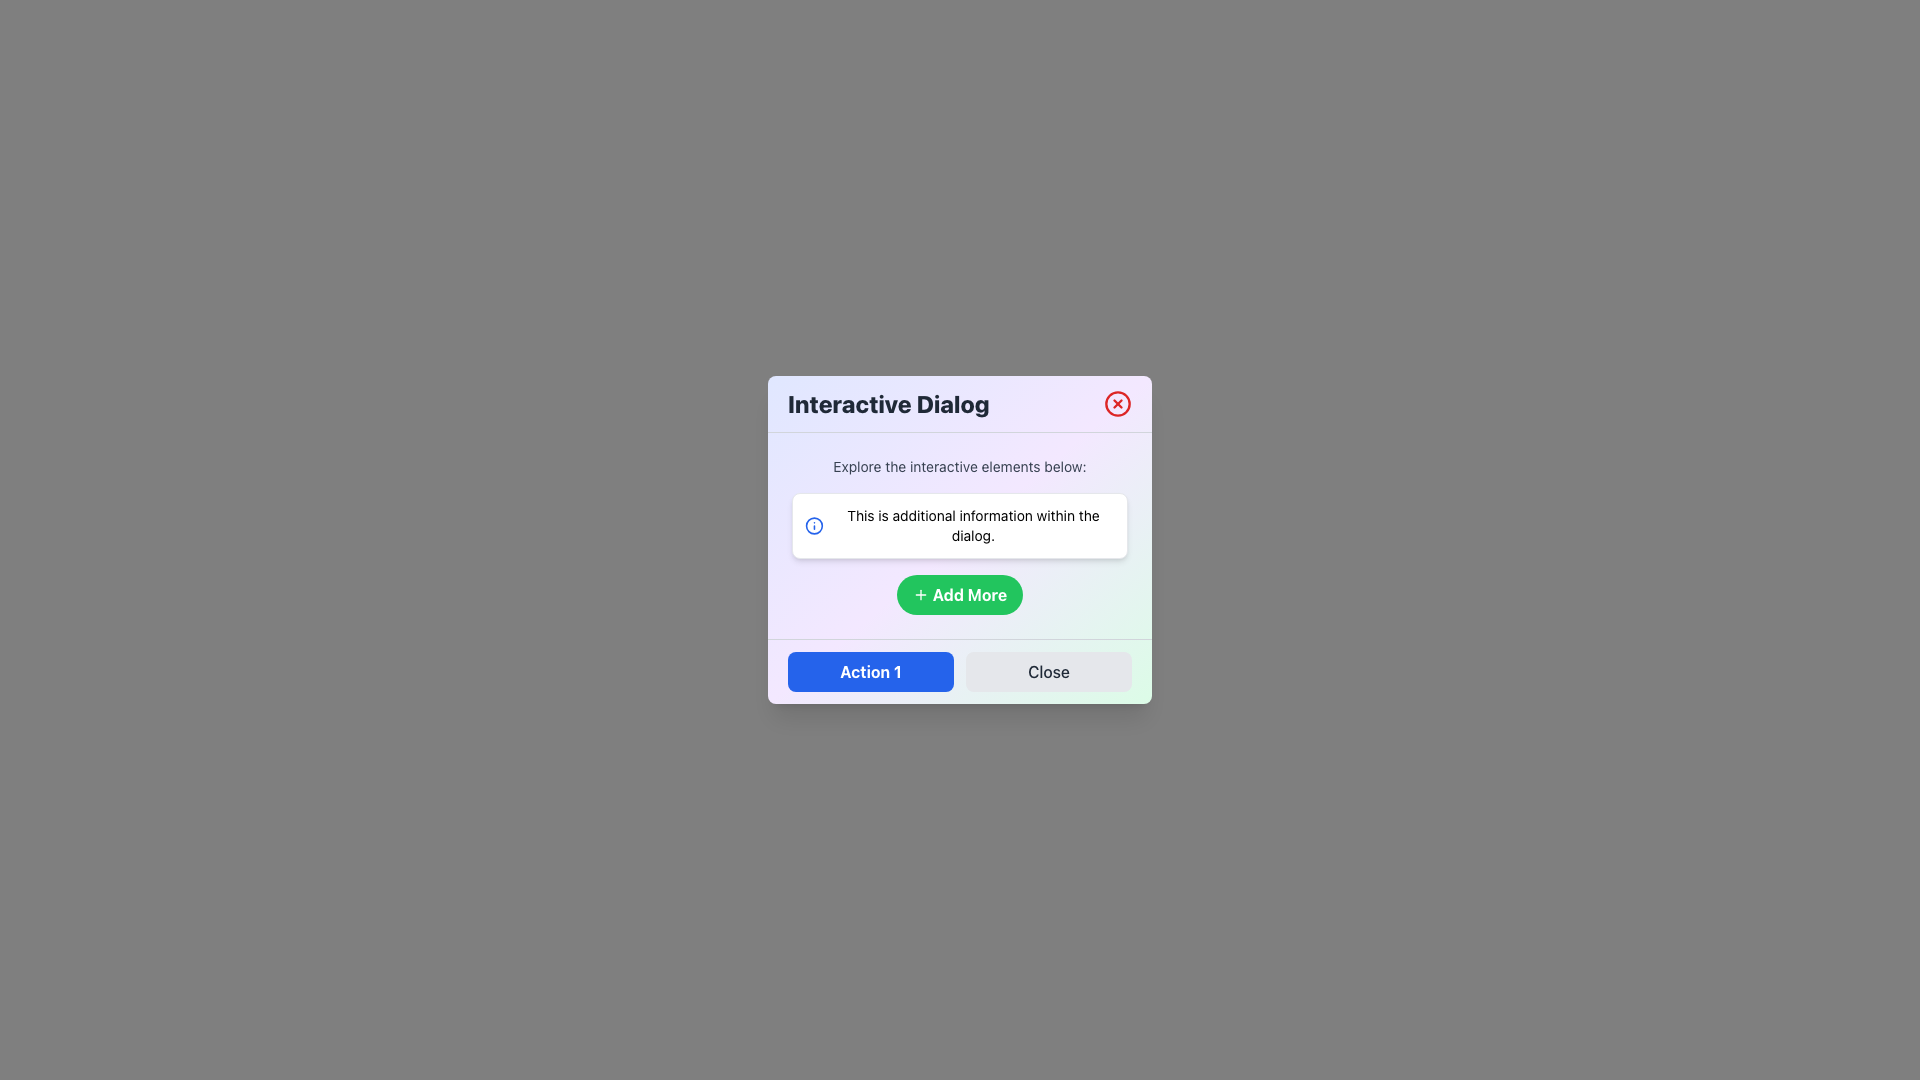 This screenshot has width=1920, height=1080. I want to click on title text of the dialog header that displays 'Interactive Dialog' in bold font, located at the top of the panel with a light purple background, so click(960, 404).